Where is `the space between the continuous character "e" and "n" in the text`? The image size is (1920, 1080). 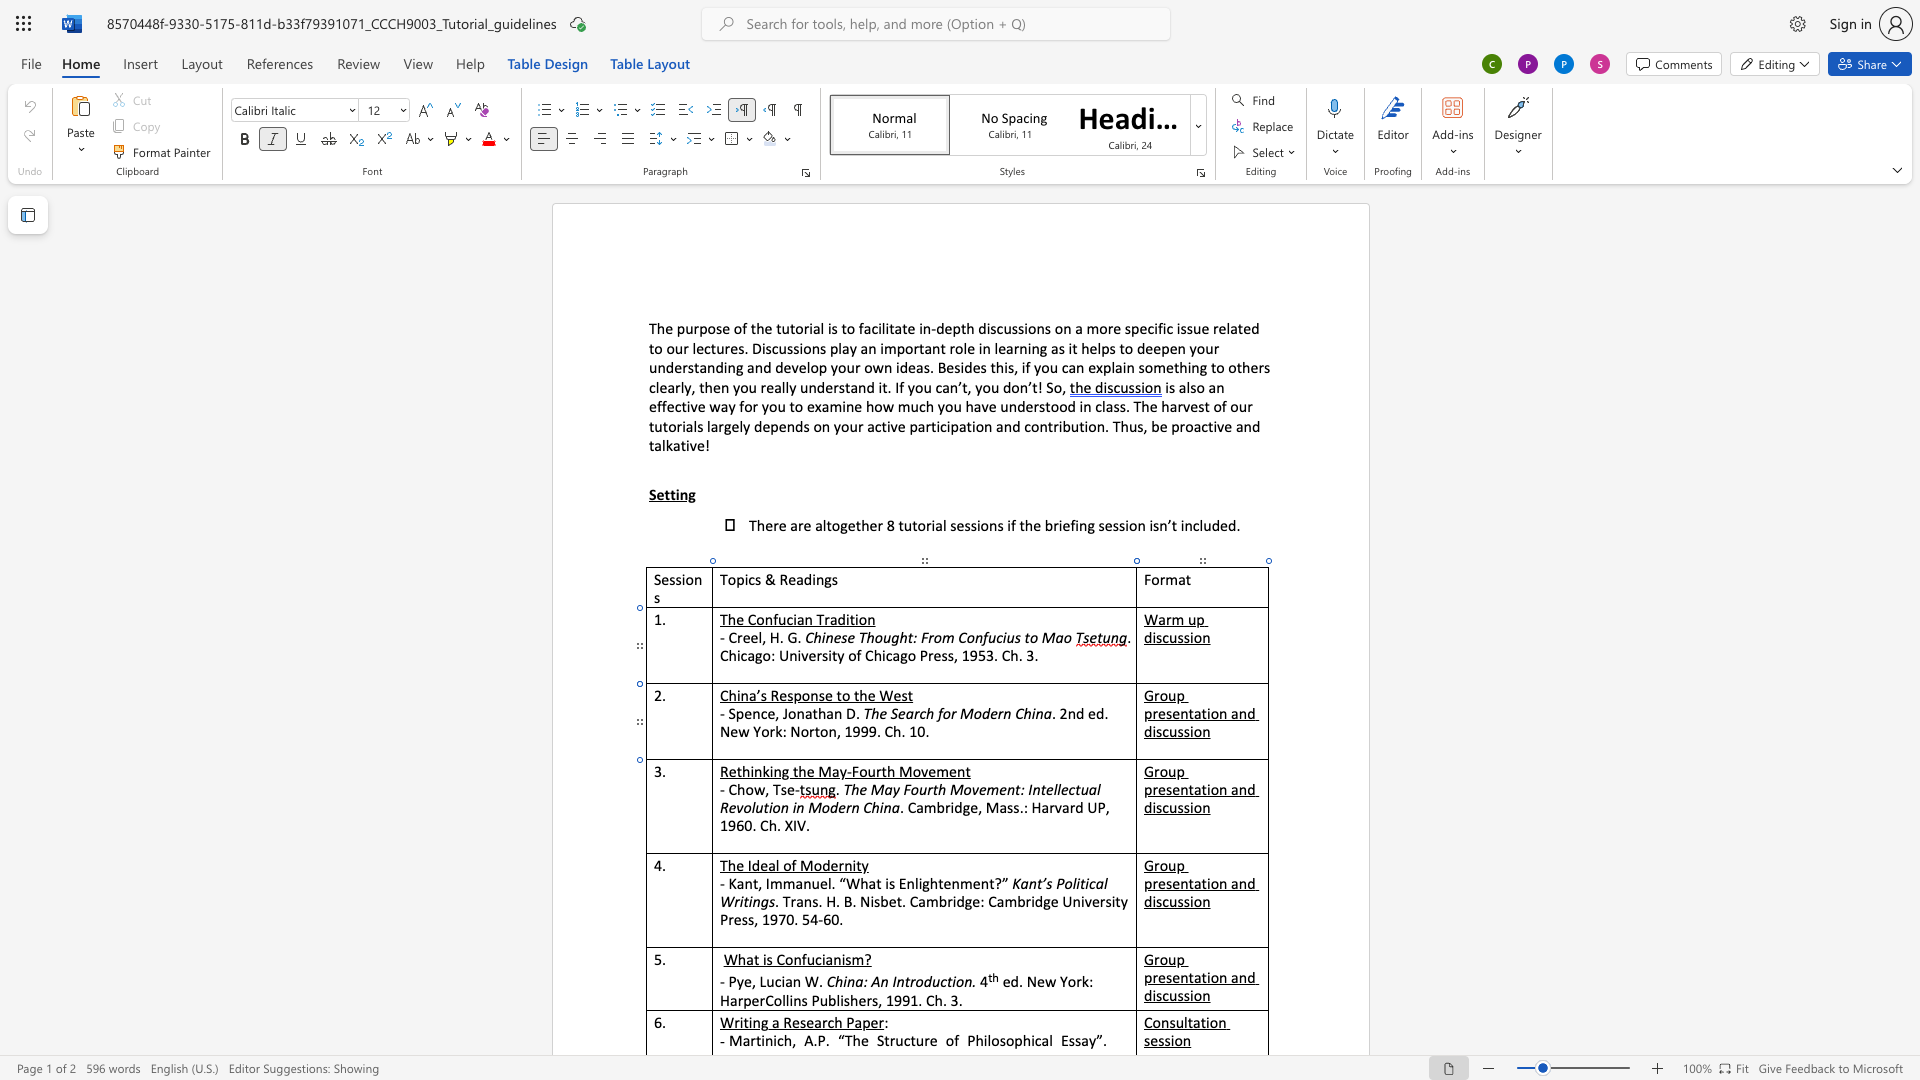
the space between the continuous character "e" and "n" in the text is located at coordinates (1180, 712).